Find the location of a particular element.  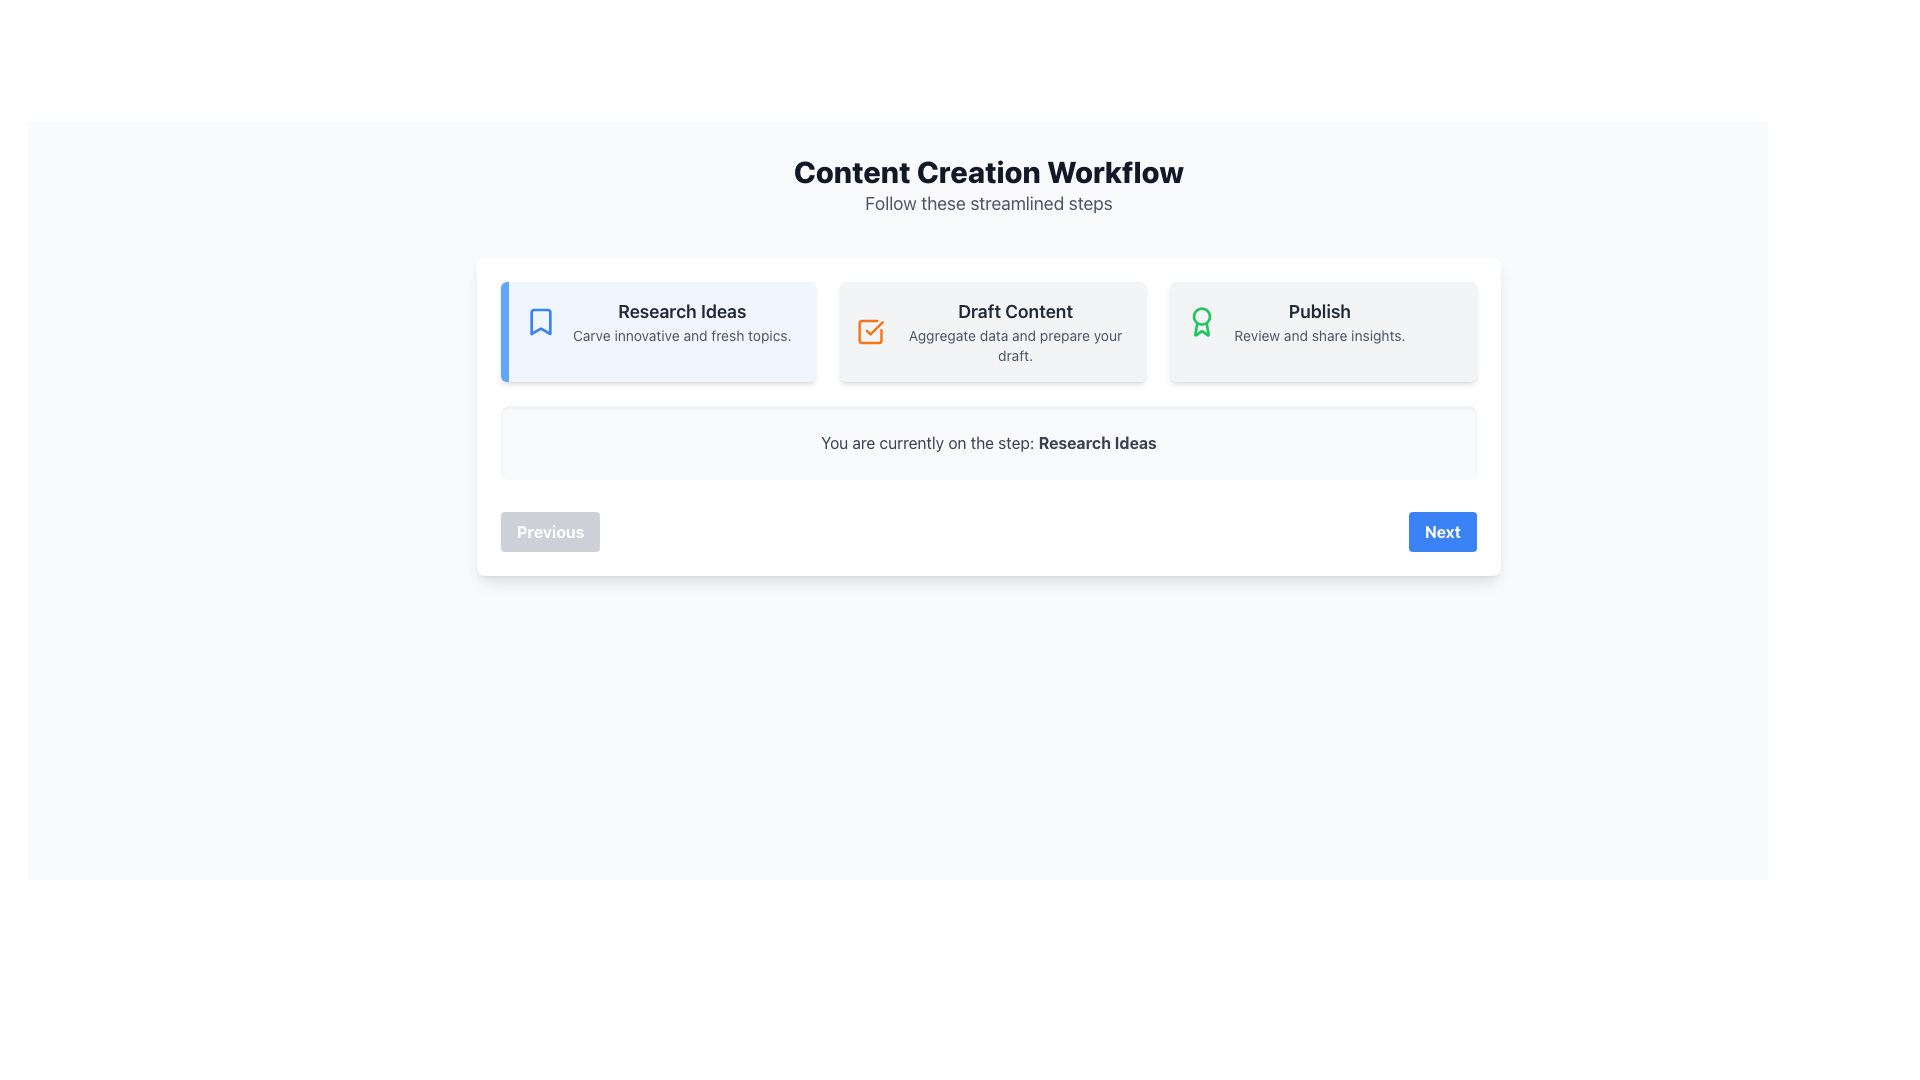

the visual indication of the selected state by interacting with the checkmark icon in the 'Draft Content' tab, which indicates that the step has been completed is located at coordinates (874, 327).